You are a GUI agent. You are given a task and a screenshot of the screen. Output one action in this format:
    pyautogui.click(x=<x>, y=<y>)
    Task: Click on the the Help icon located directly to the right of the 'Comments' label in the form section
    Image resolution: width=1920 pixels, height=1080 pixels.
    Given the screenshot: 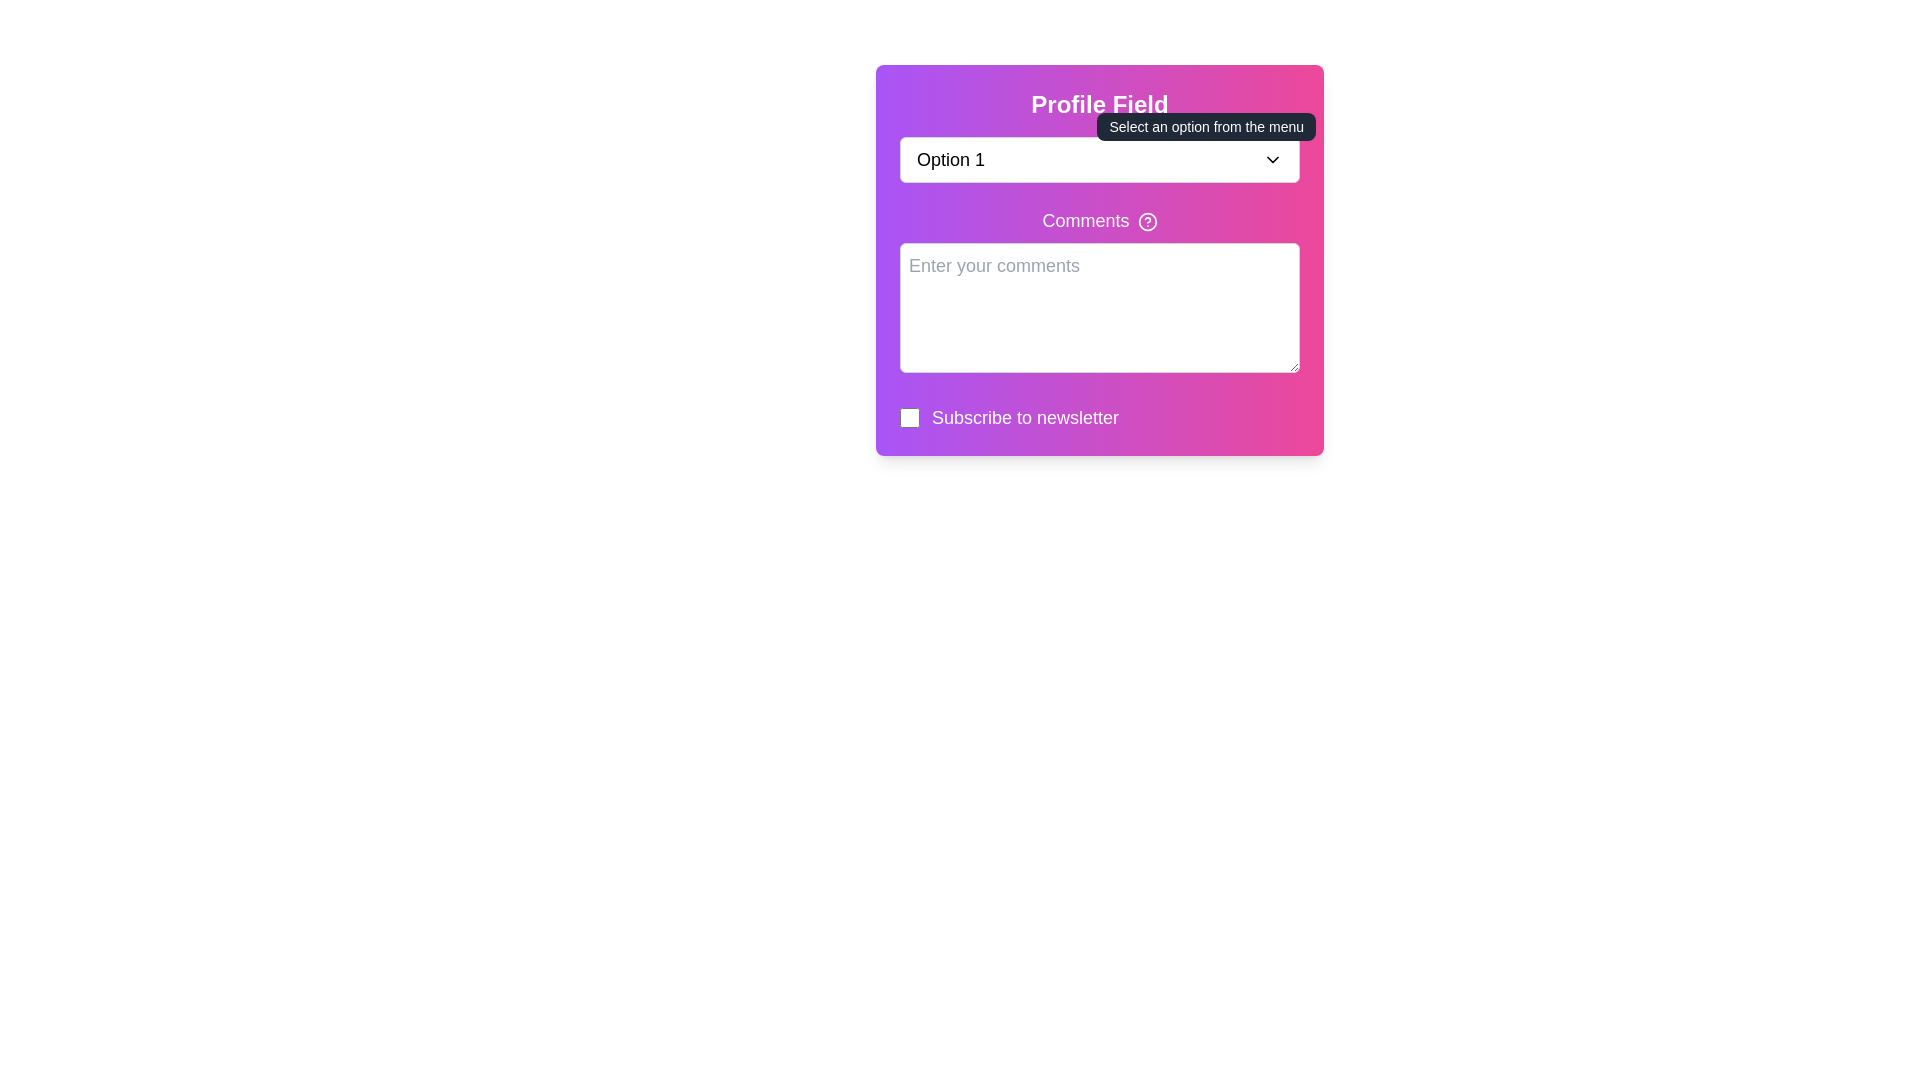 What is the action you would take?
    pyautogui.click(x=1147, y=222)
    